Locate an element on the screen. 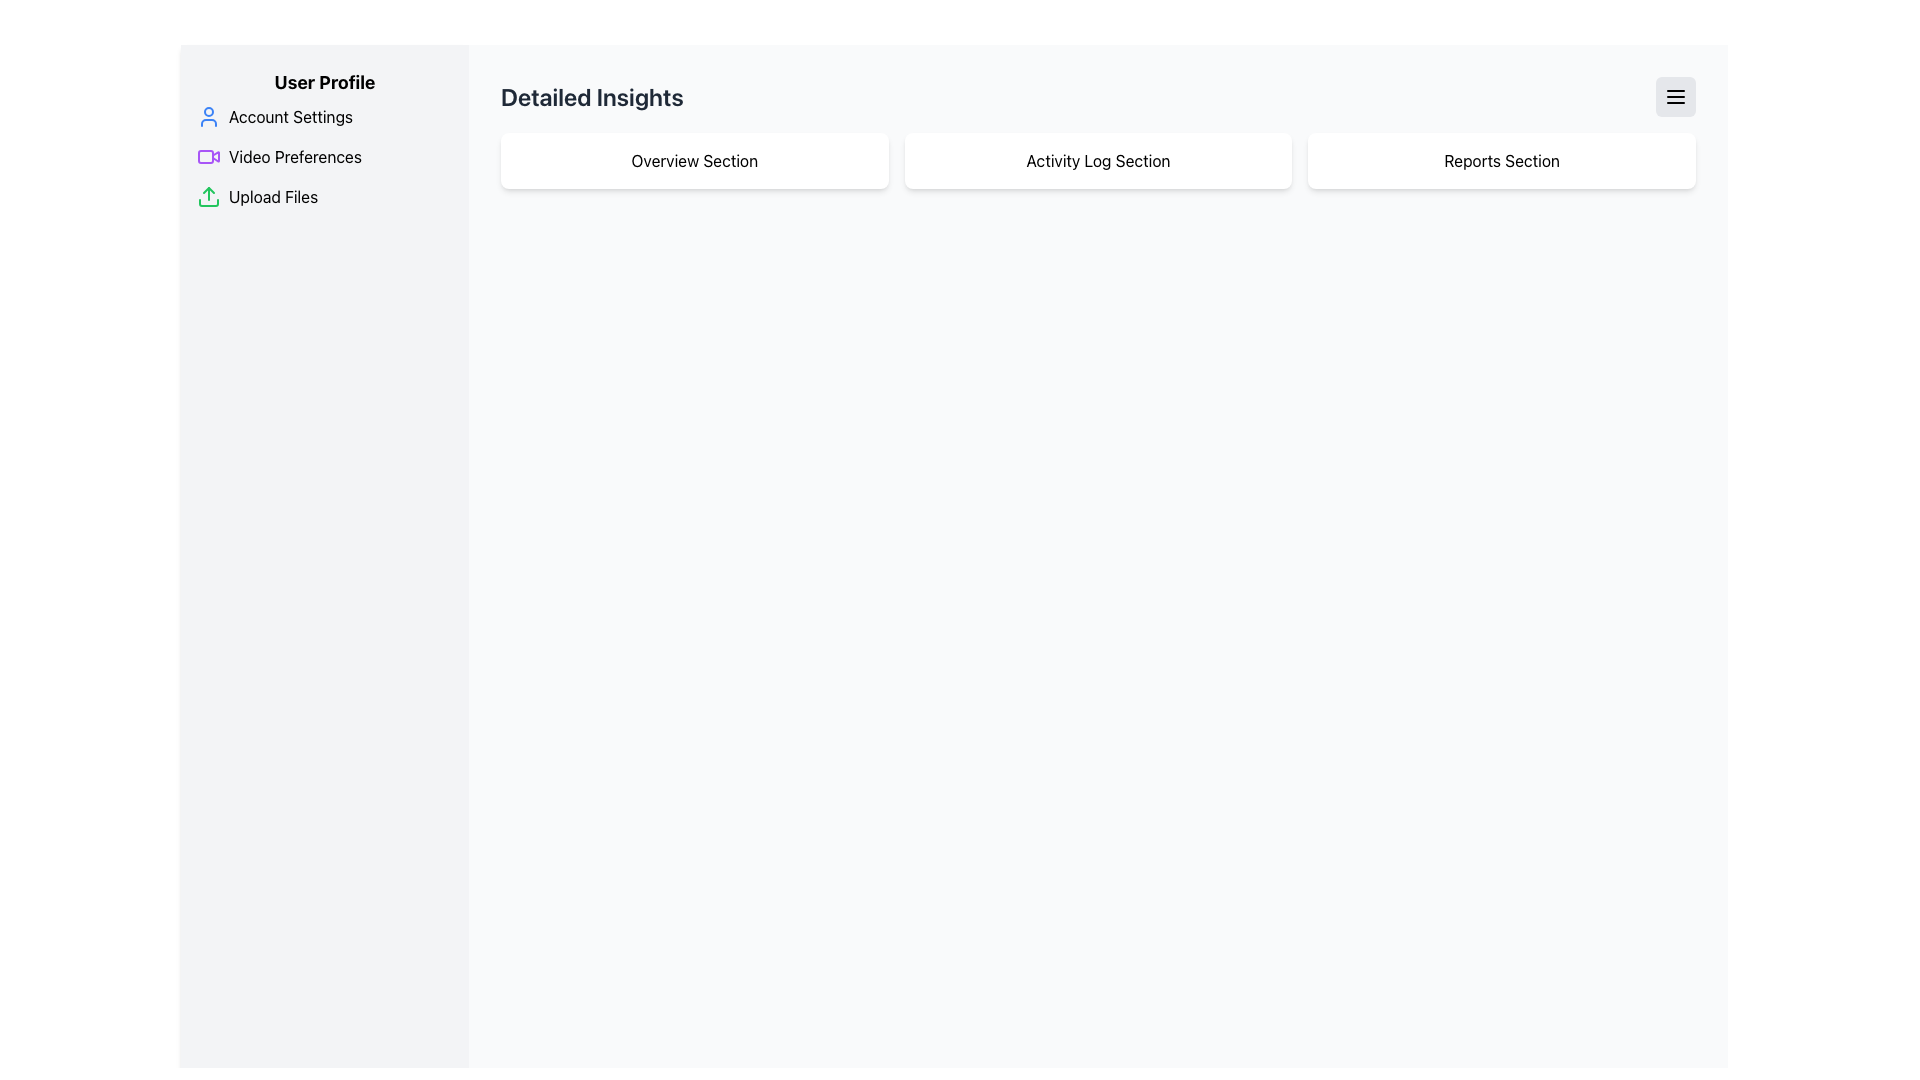  the second menu item under the 'User Profile' section is located at coordinates (325, 156).